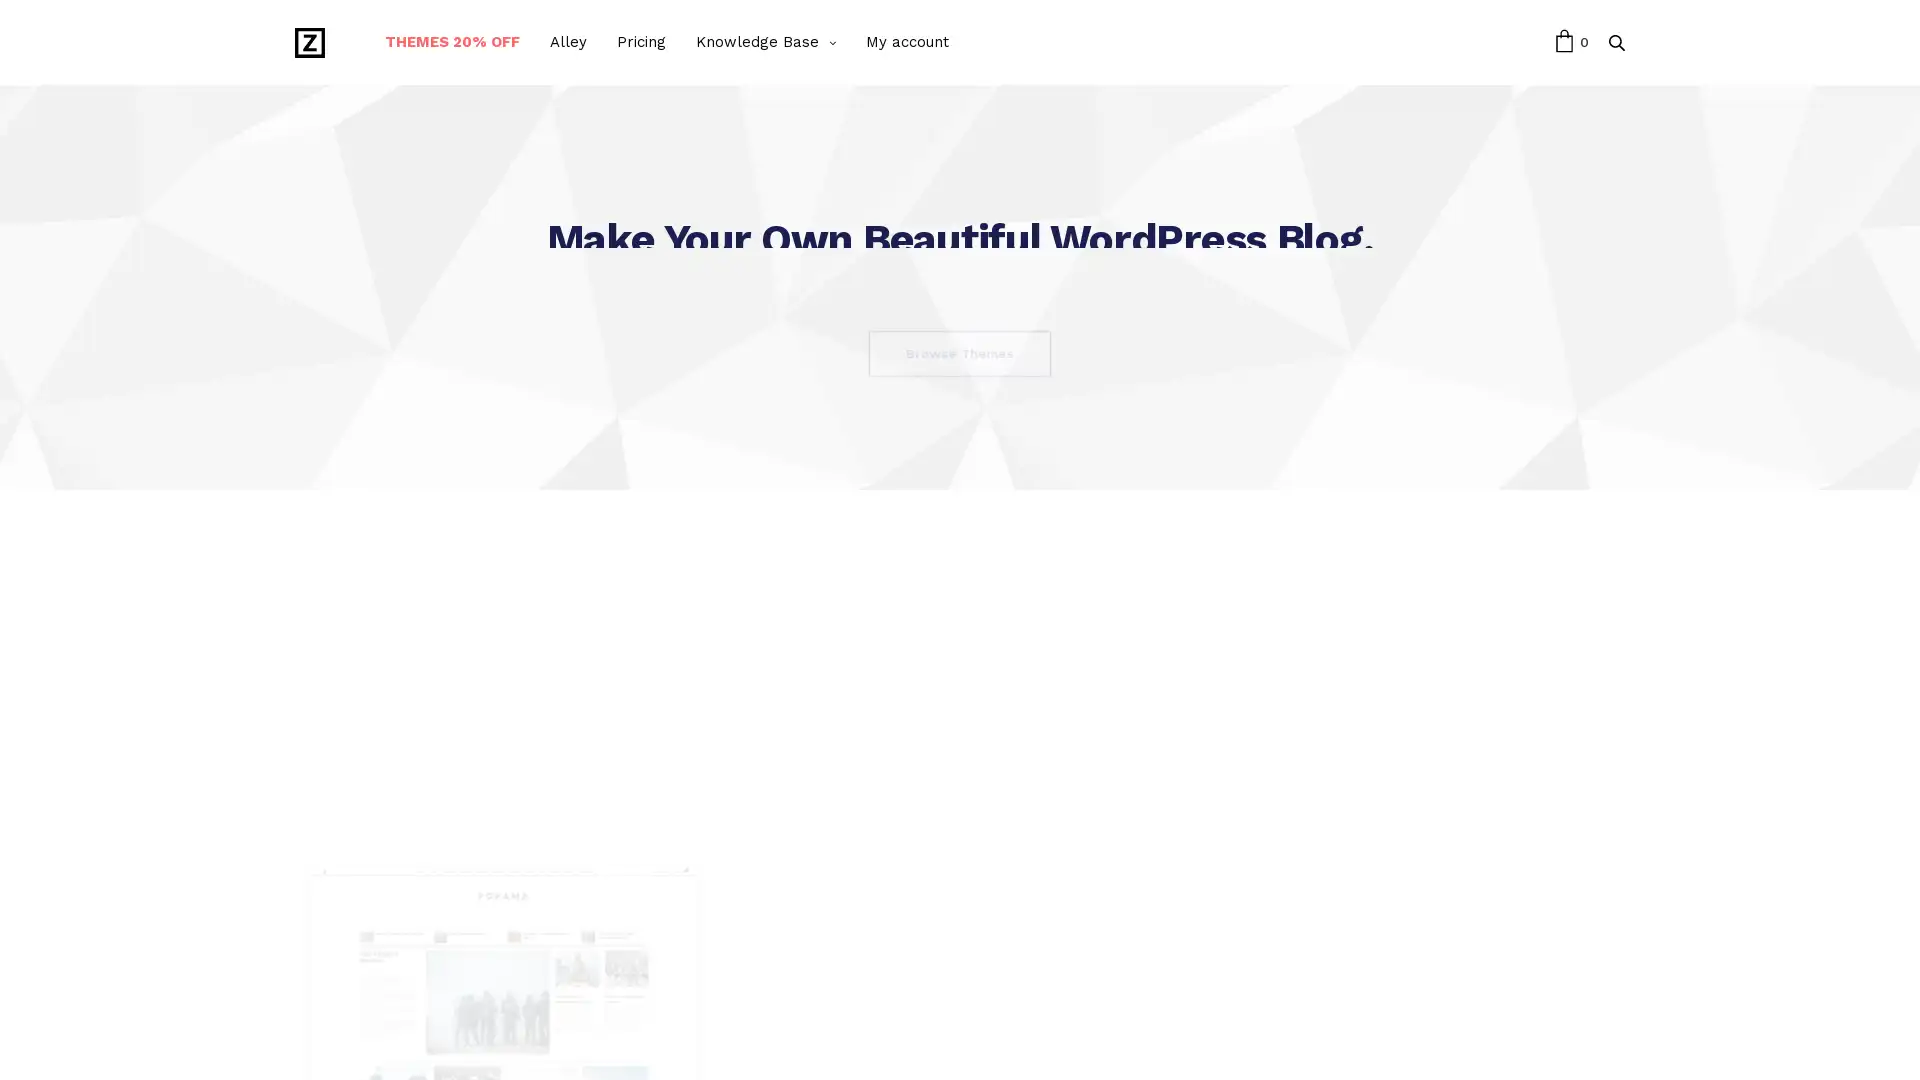  I want to click on Browse Themes, so click(960, 352).